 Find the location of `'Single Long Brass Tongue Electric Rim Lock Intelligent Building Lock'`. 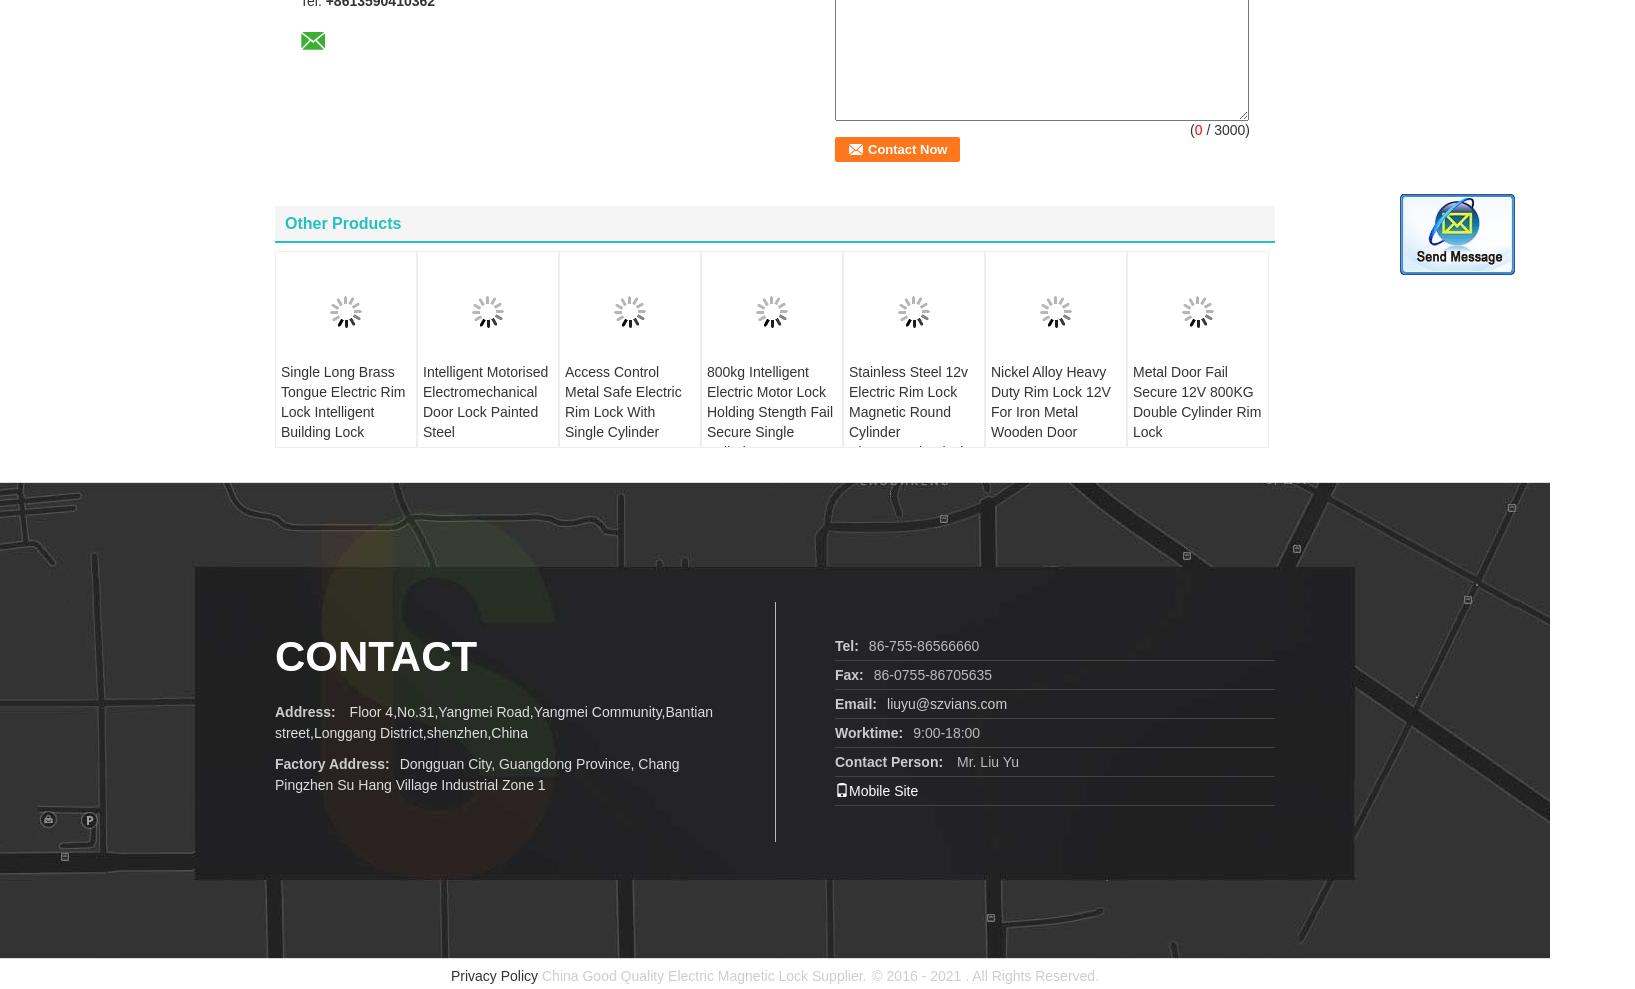

'Single Long Brass Tongue Electric Rim Lock Intelligent Building Lock' is located at coordinates (342, 368).